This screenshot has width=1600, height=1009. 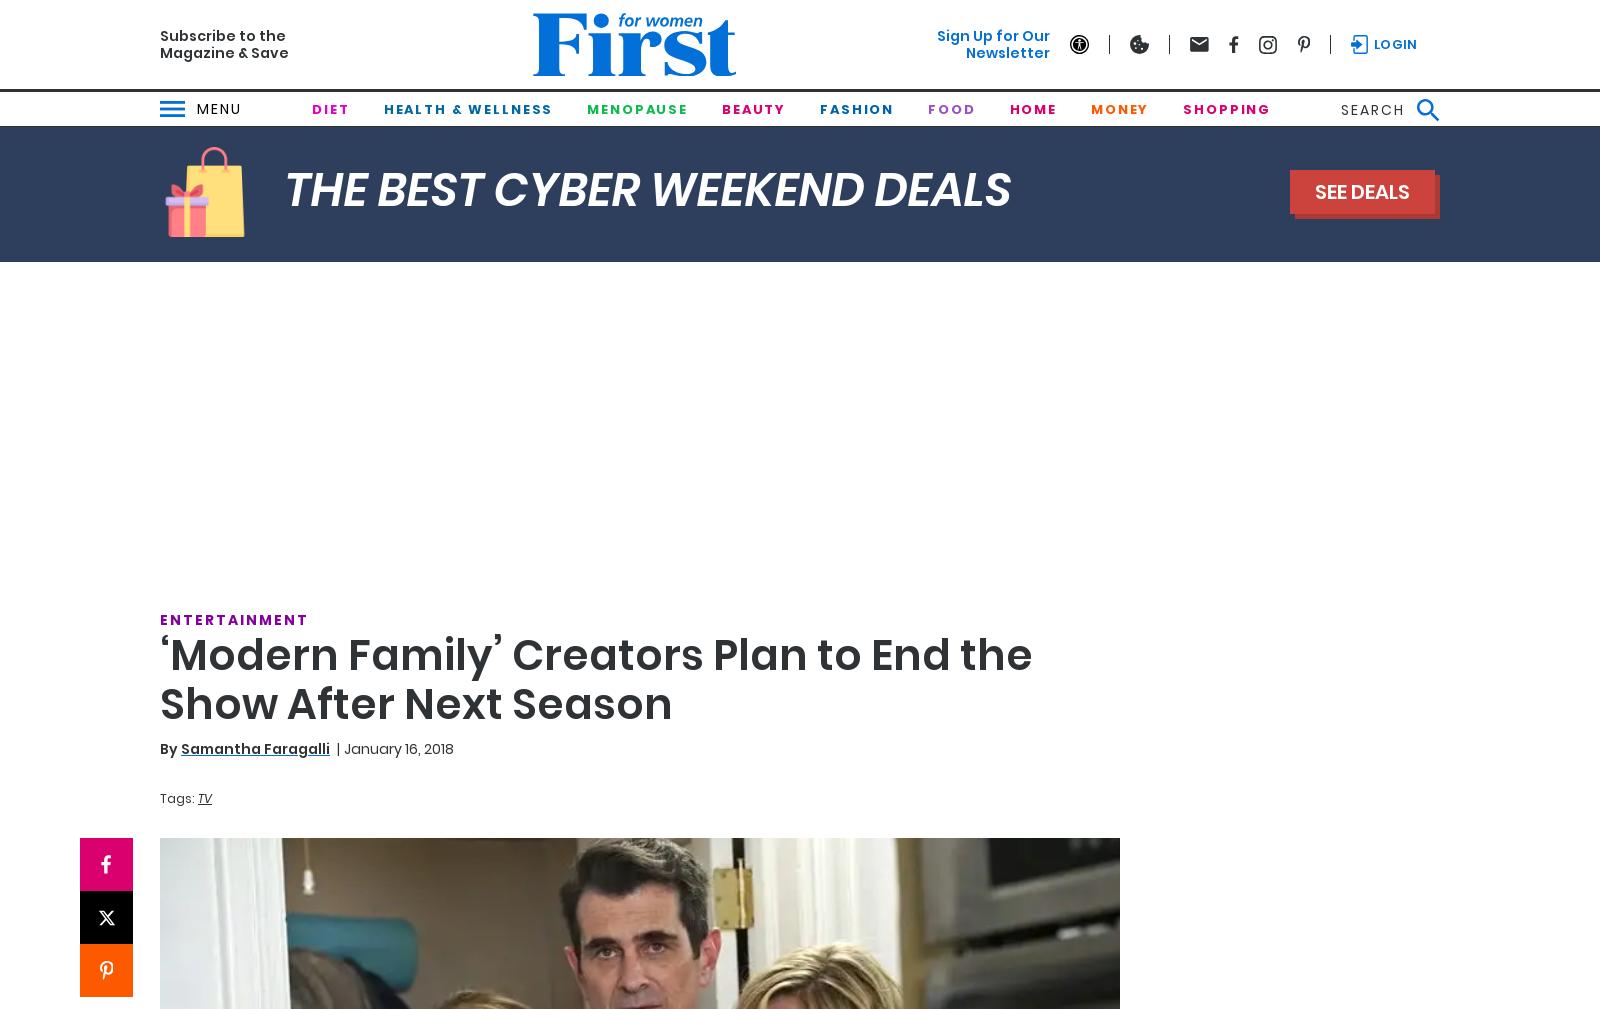 I want to click on 'See Deals', so click(x=1361, y=191).